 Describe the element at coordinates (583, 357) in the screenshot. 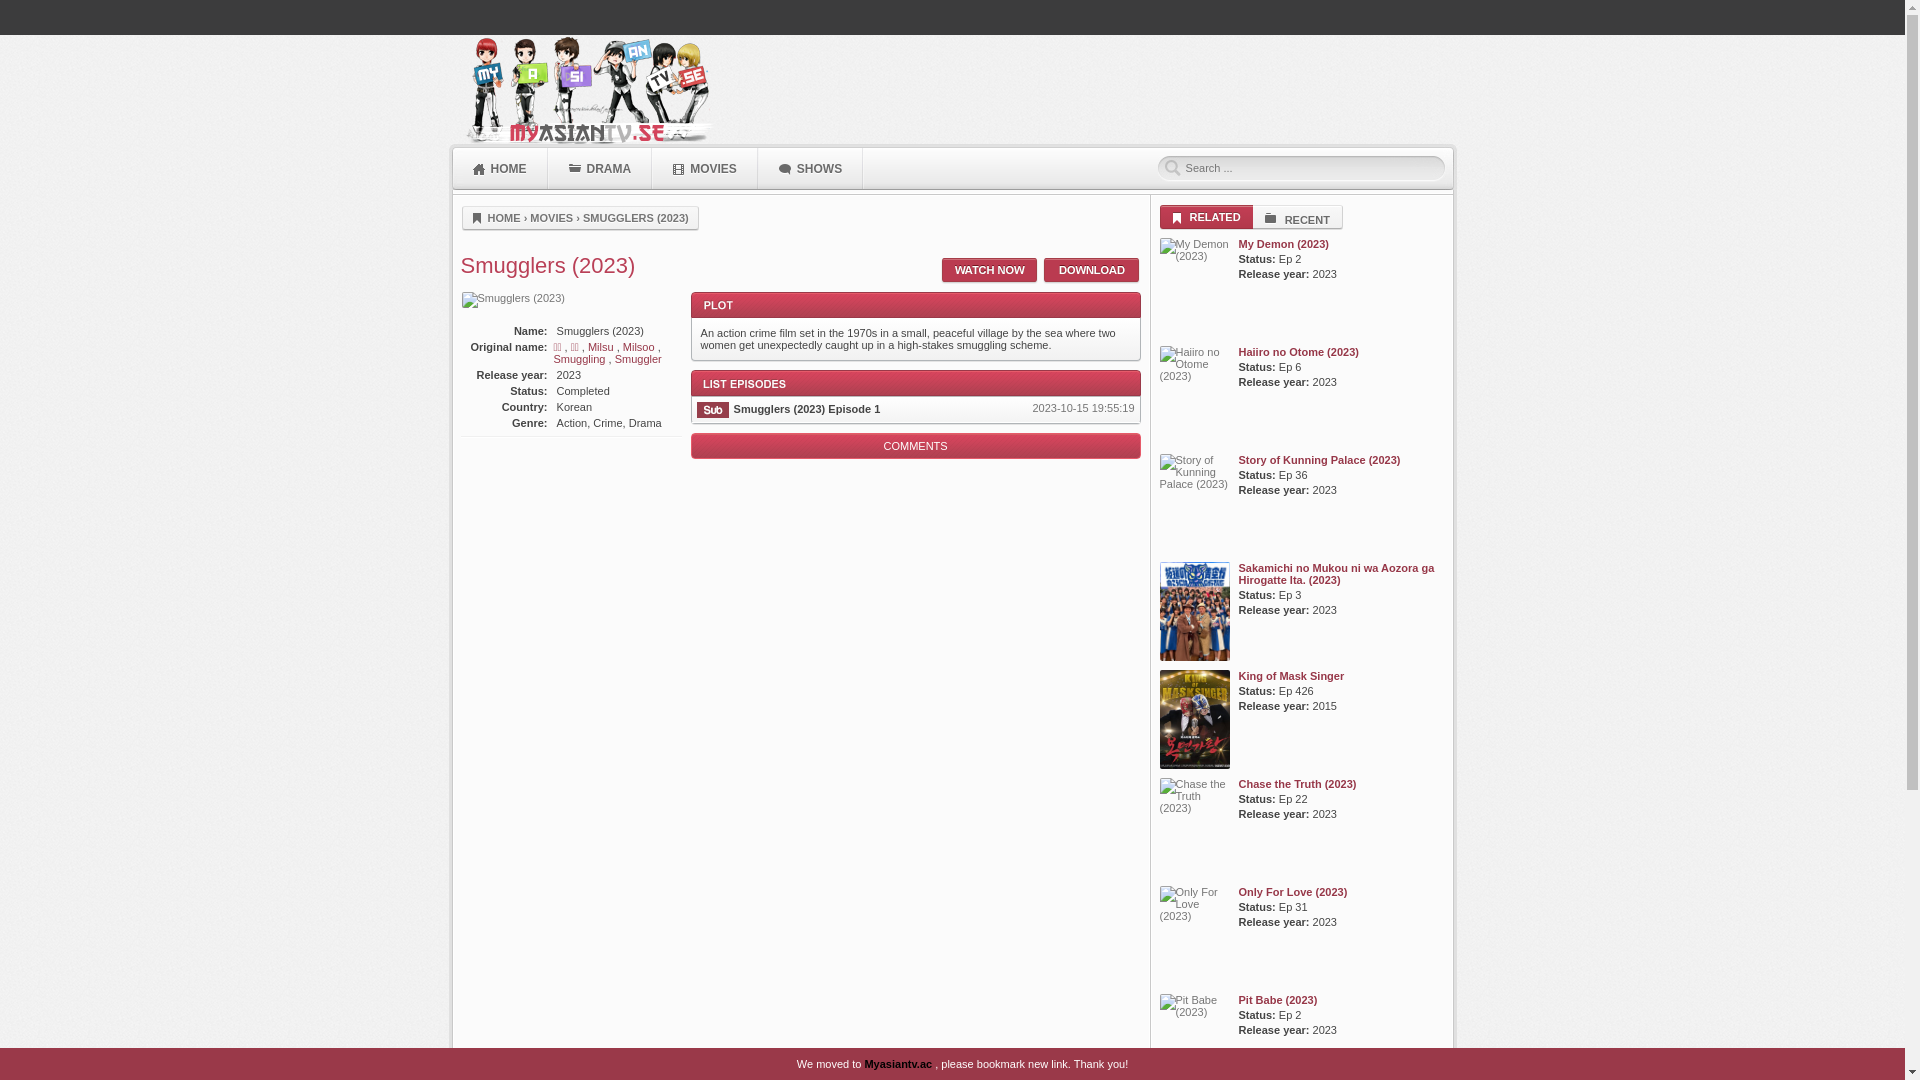

I see `'Smuggling'` at that location.